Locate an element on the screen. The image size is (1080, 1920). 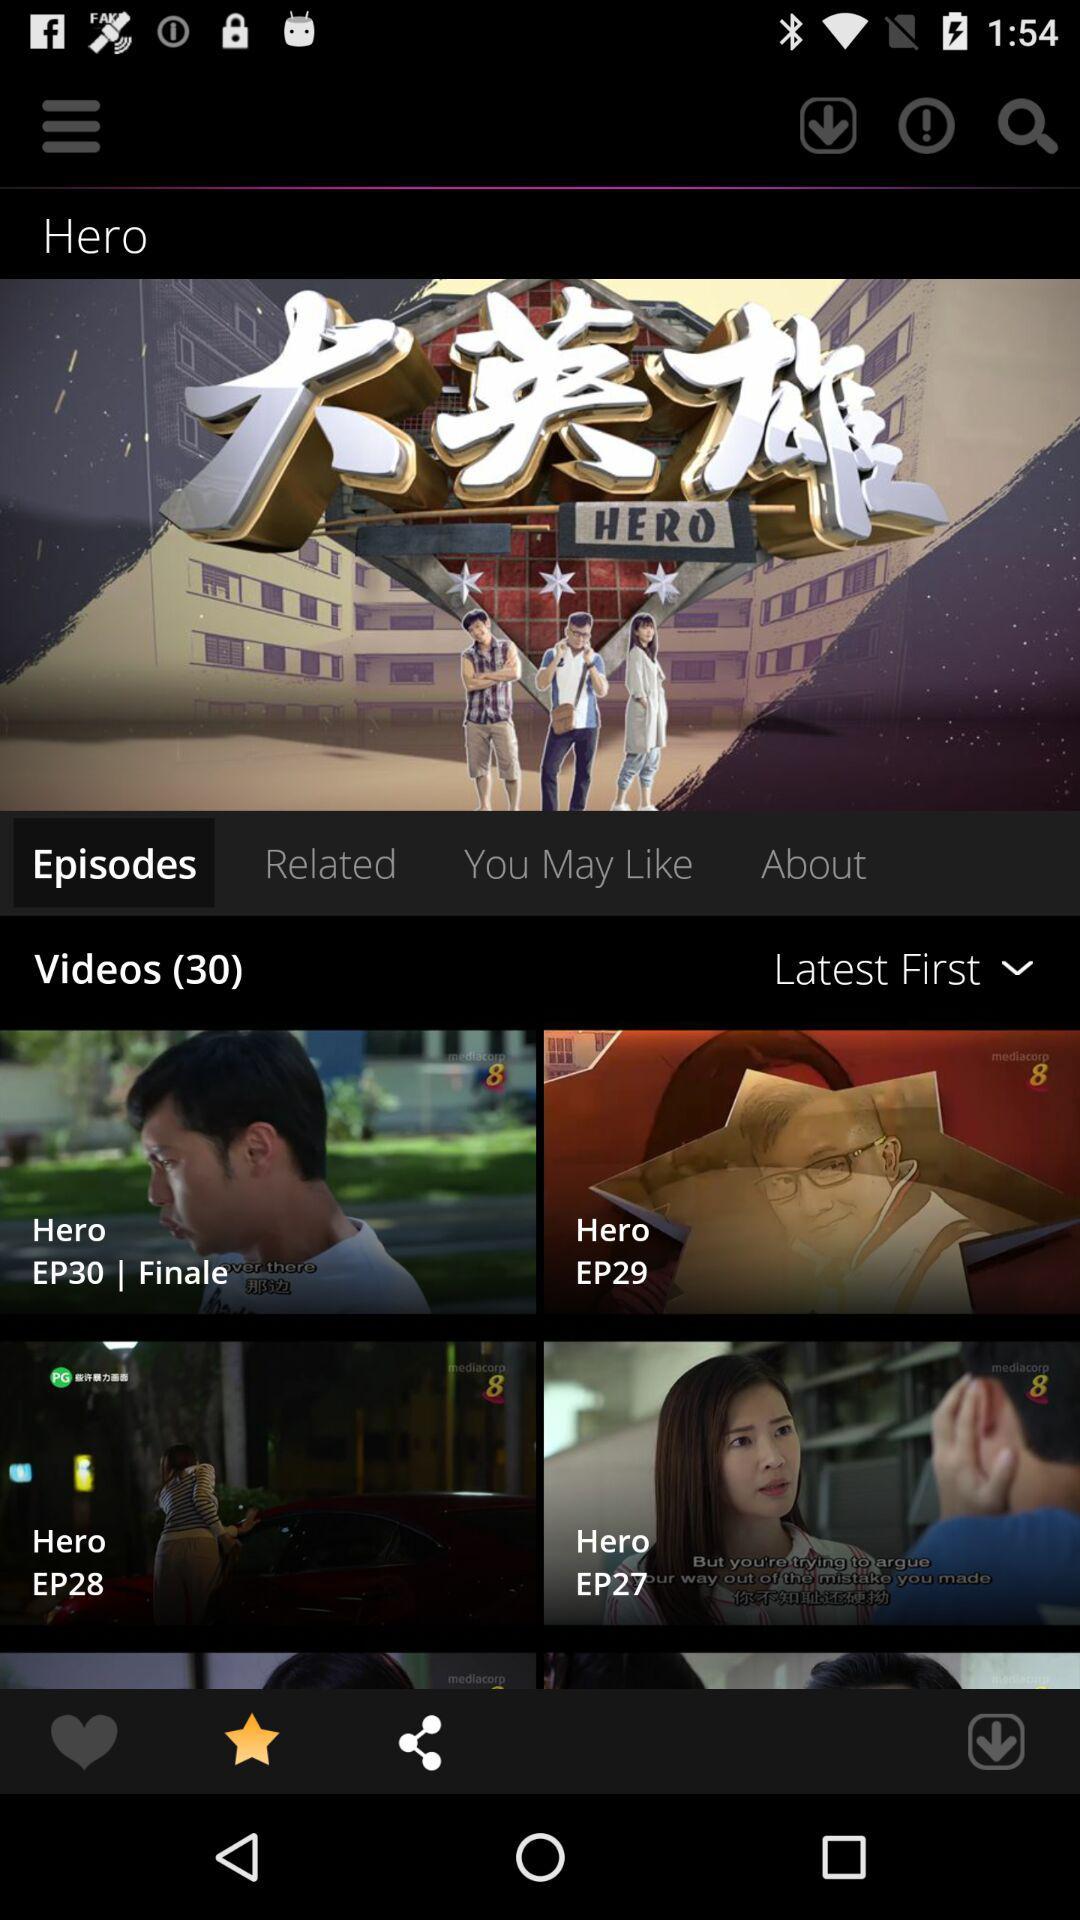
the you may like is located at coordinates (578, 862).